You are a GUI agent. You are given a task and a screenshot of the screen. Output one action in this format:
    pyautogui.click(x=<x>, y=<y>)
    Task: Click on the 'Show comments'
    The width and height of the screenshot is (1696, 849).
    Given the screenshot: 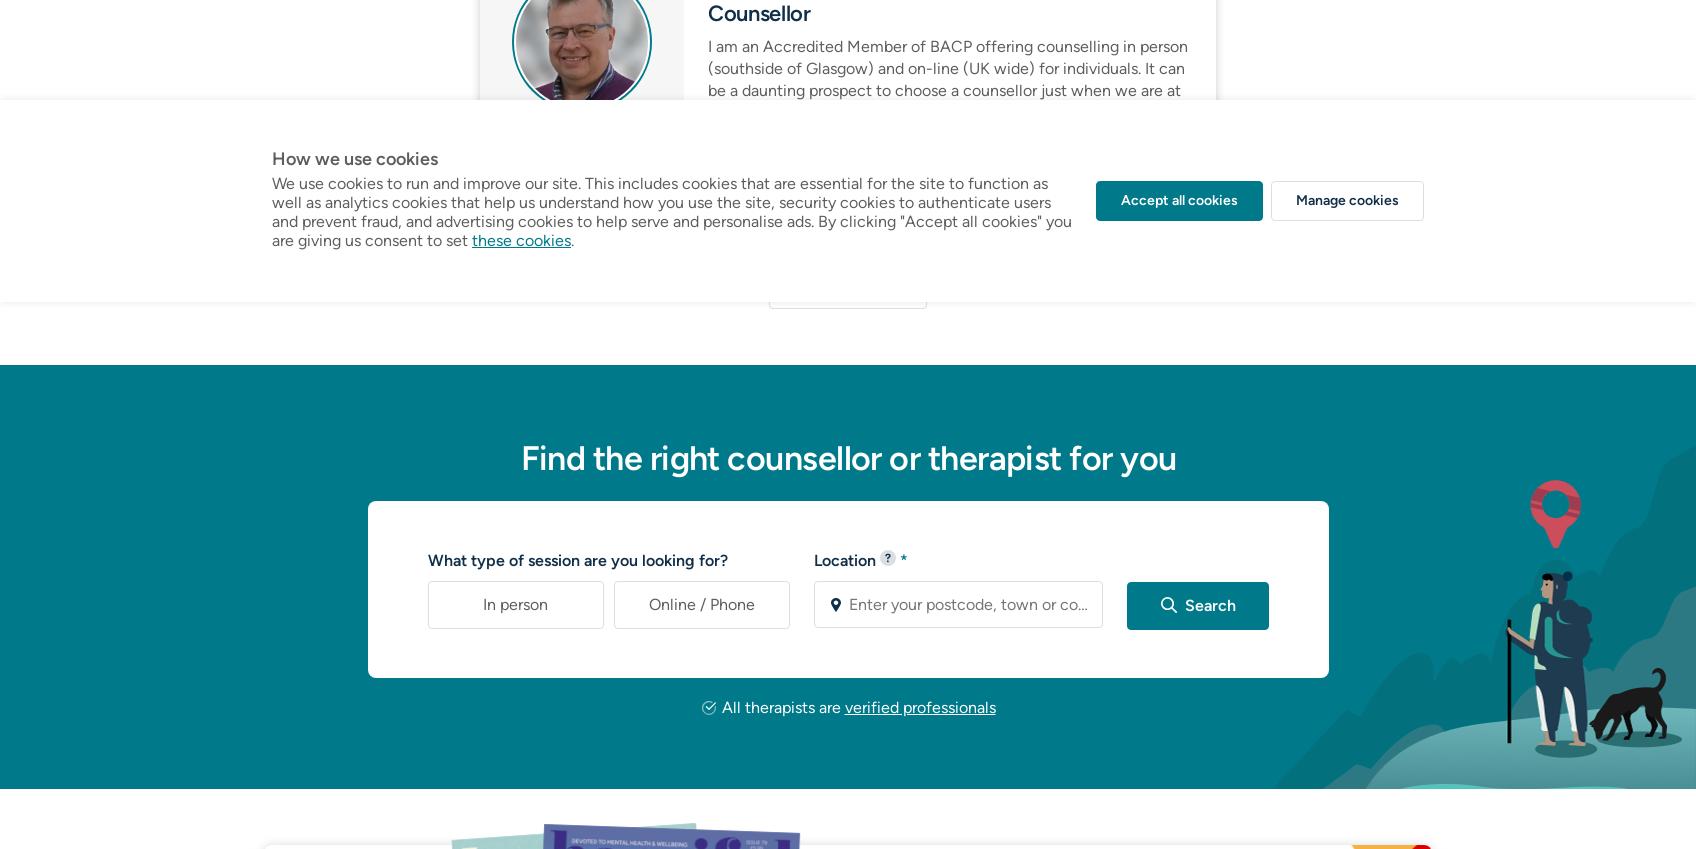 What is the action you would take?
    pyautogui.click(x=793, y=286)
    